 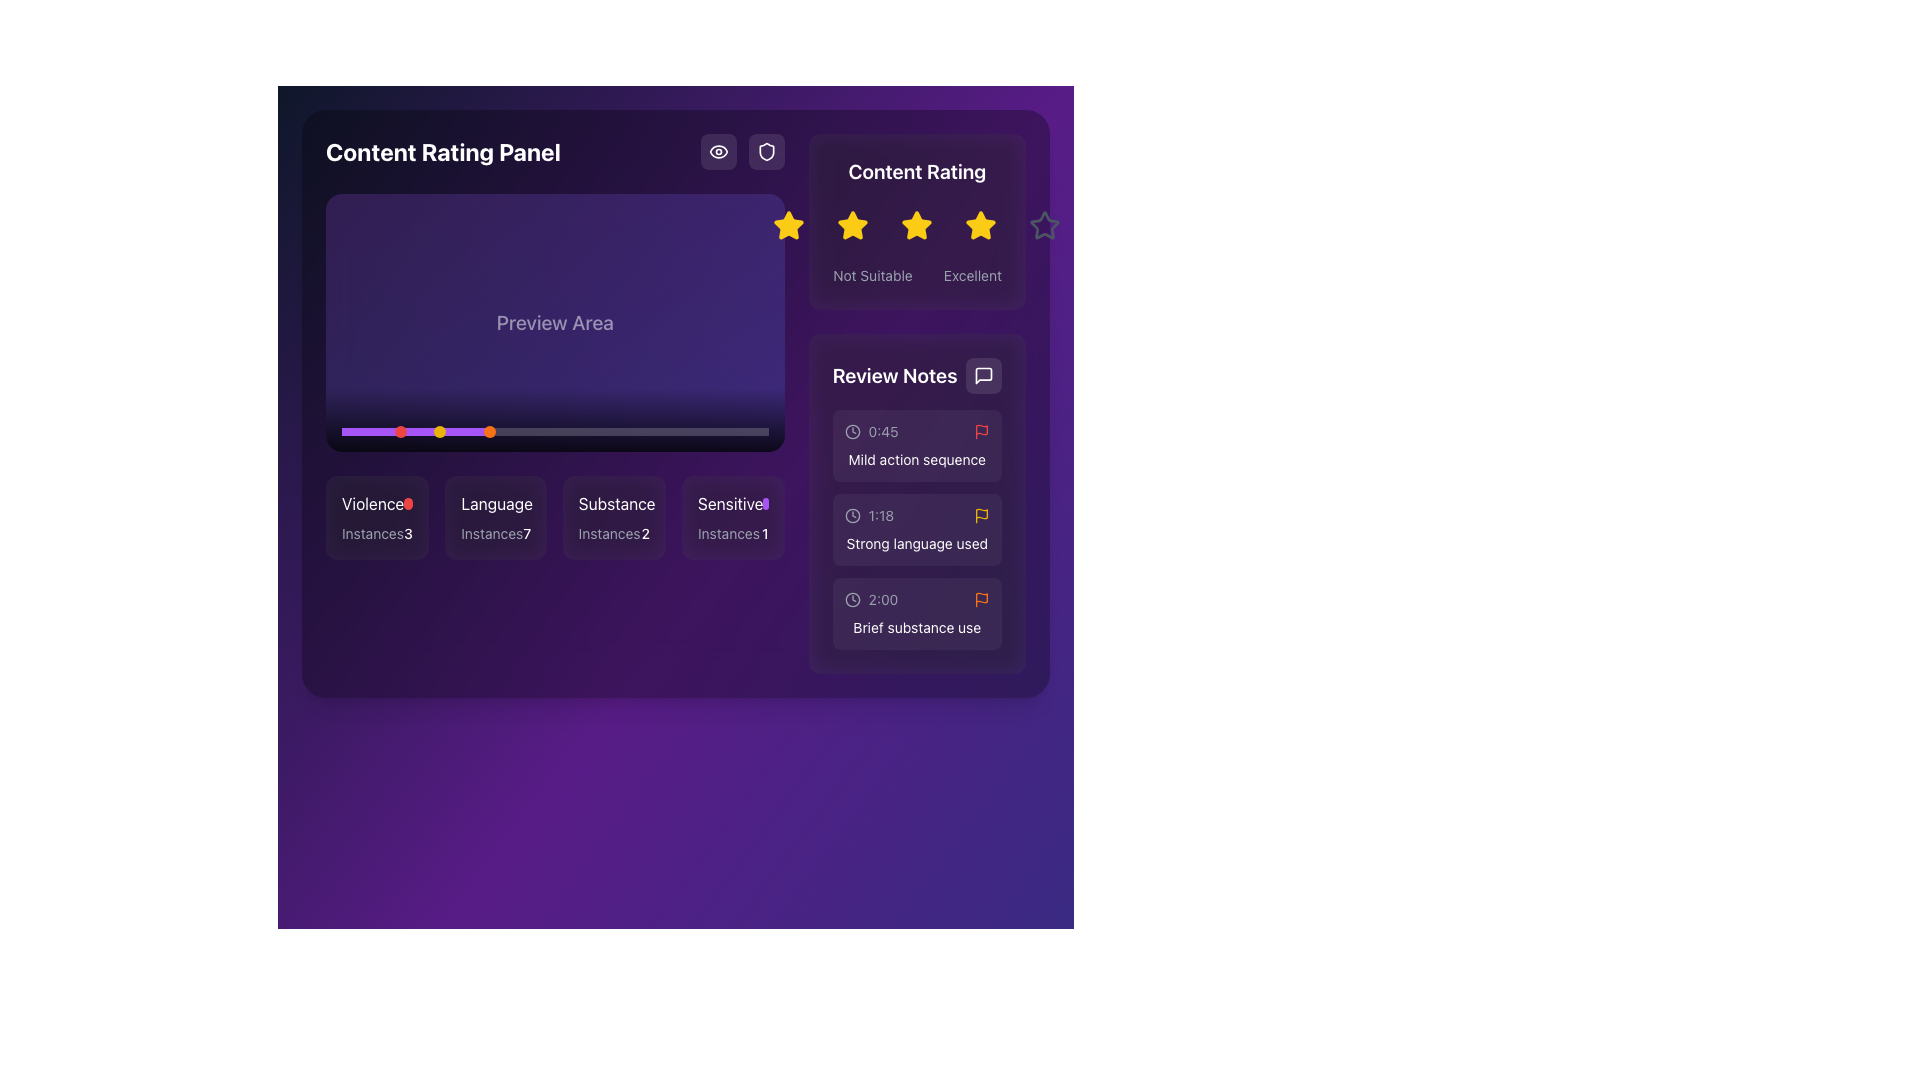 I want to click on the second star-shaped icon filled with yellow color in the 'Content Rating' section, so click(x=853, y=225).